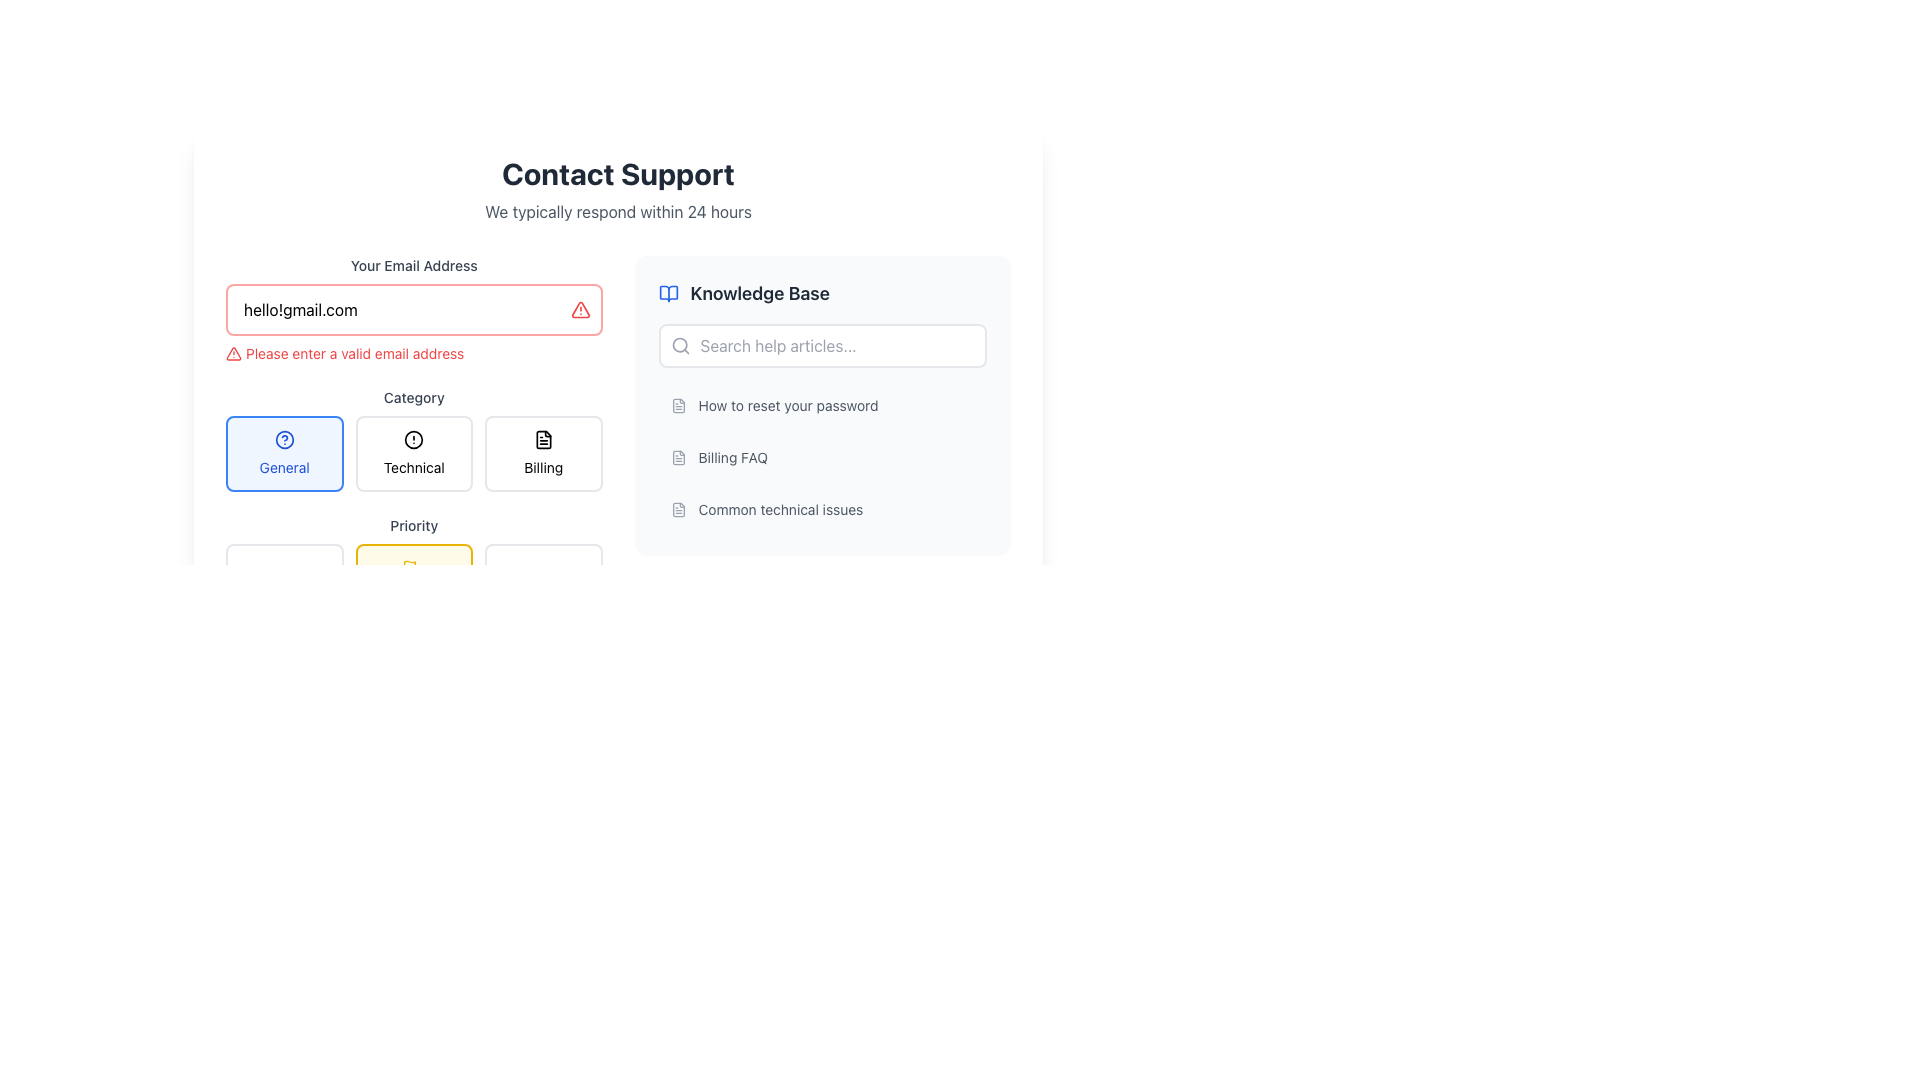 This screenshot has height=1080, width=1920. What do you see at coordinates (413, 578) in the screenshot?
I see `the 'Medium' priority button located in the center of the 'Priority' section to set the priority option` at bounding box center [413, 578].